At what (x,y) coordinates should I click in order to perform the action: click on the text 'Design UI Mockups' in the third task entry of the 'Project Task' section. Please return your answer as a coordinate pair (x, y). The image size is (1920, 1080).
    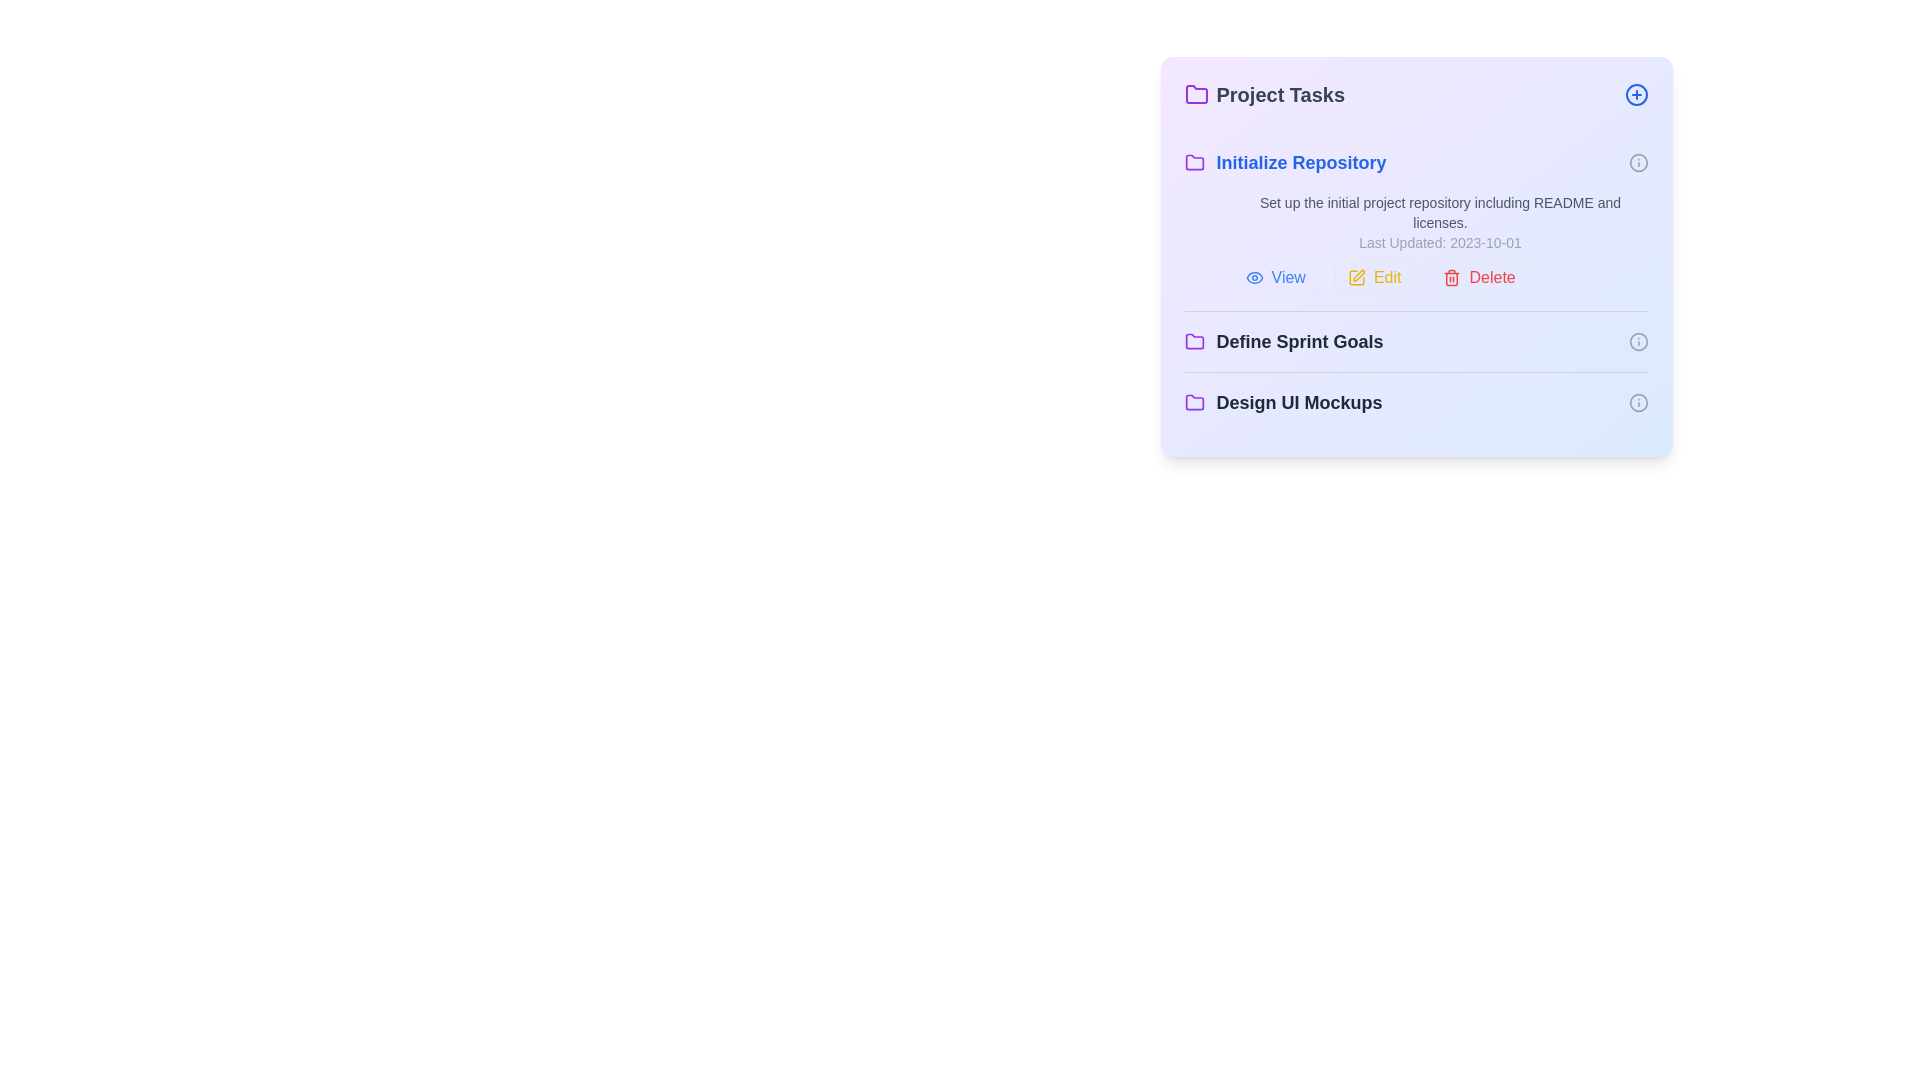
    Looking at the image, I should click on (1283, 402).